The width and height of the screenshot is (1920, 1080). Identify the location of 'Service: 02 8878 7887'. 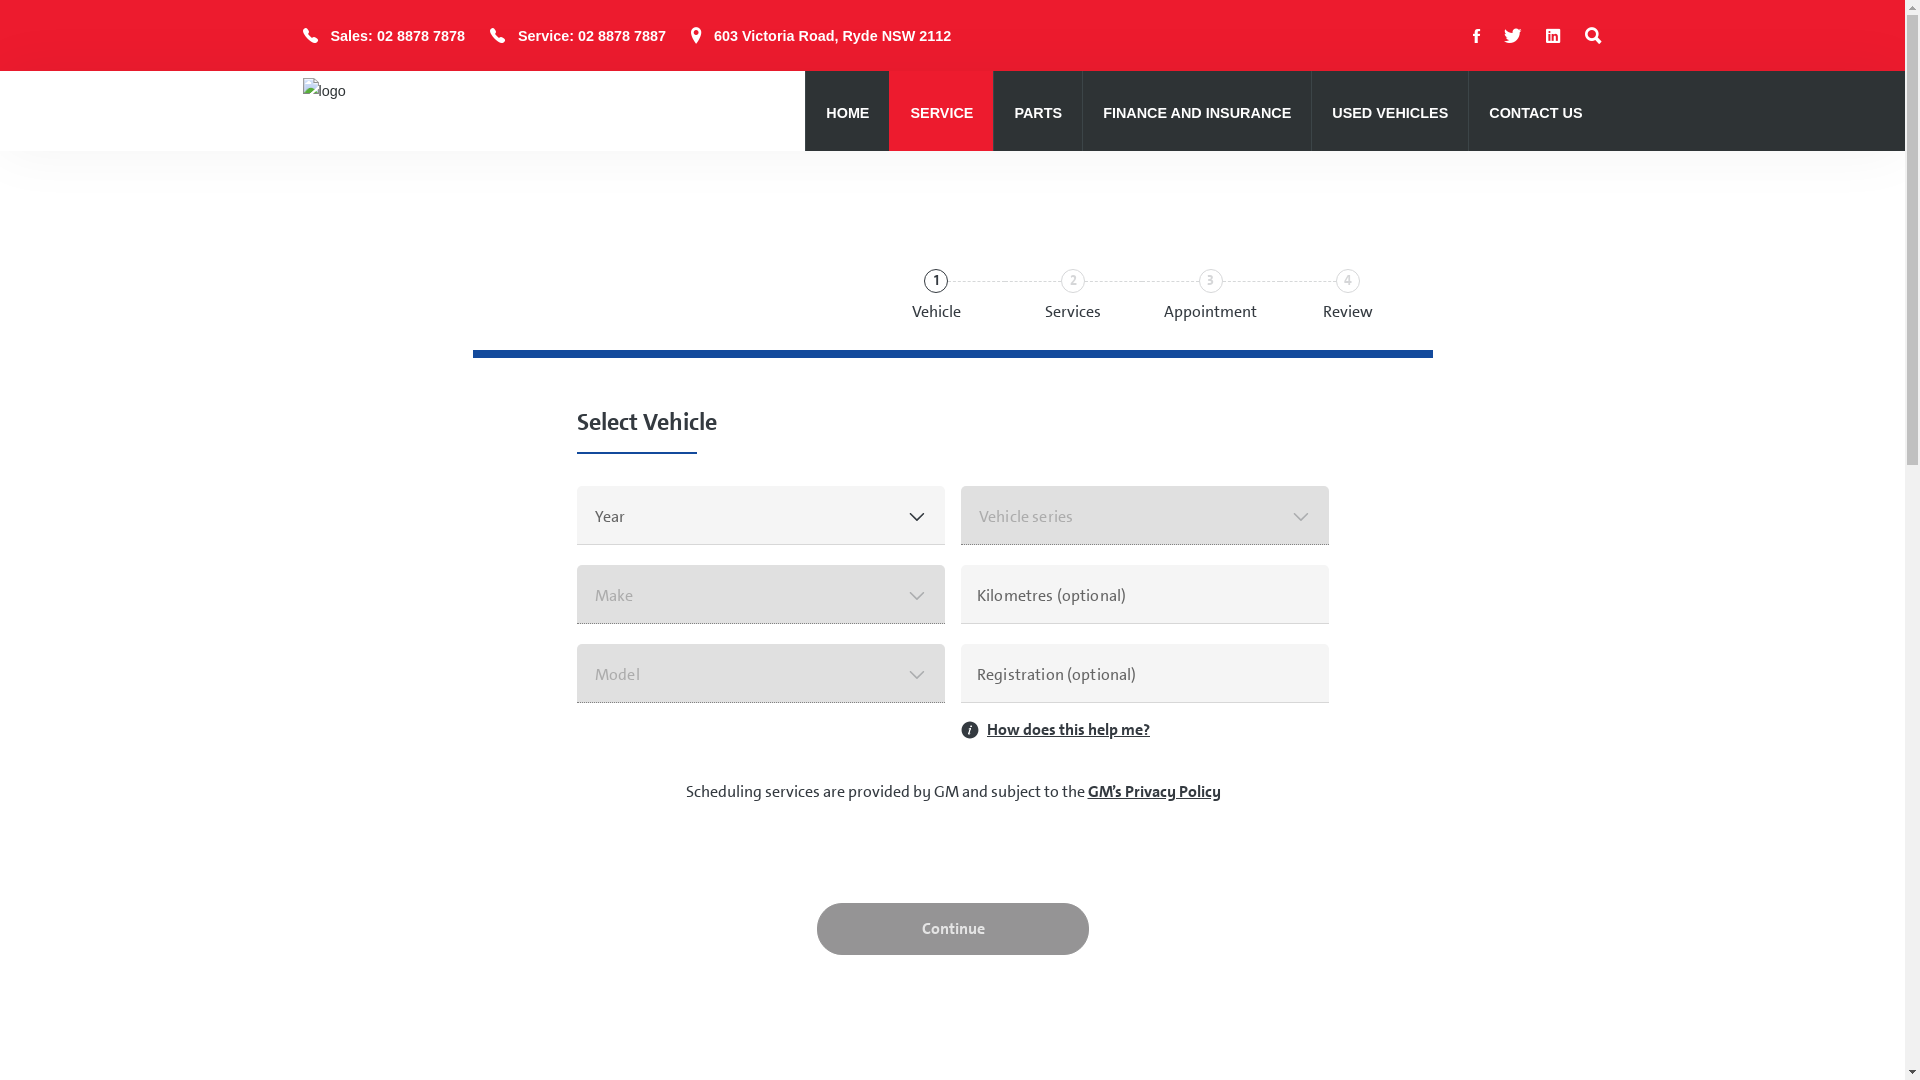
(590, 35).